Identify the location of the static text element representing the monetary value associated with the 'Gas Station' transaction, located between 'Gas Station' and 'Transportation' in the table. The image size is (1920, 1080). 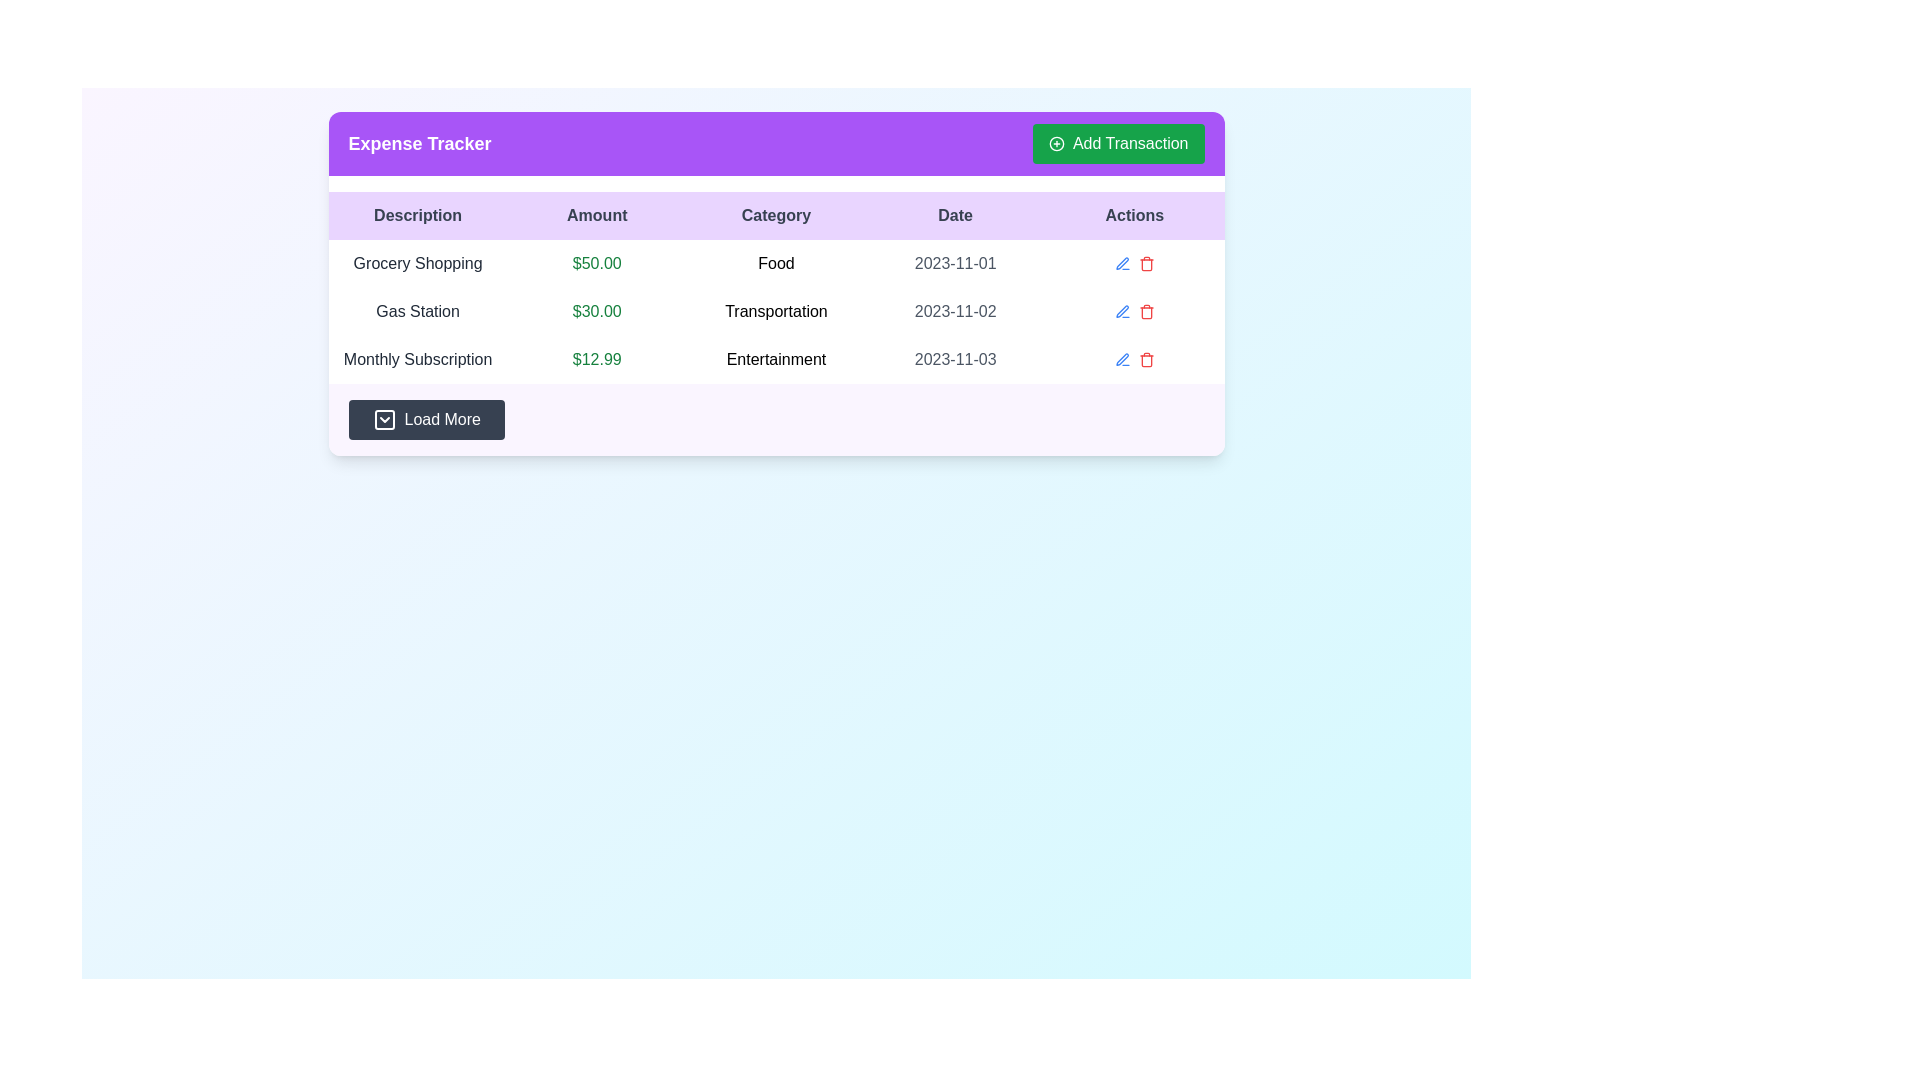
(596, 312).